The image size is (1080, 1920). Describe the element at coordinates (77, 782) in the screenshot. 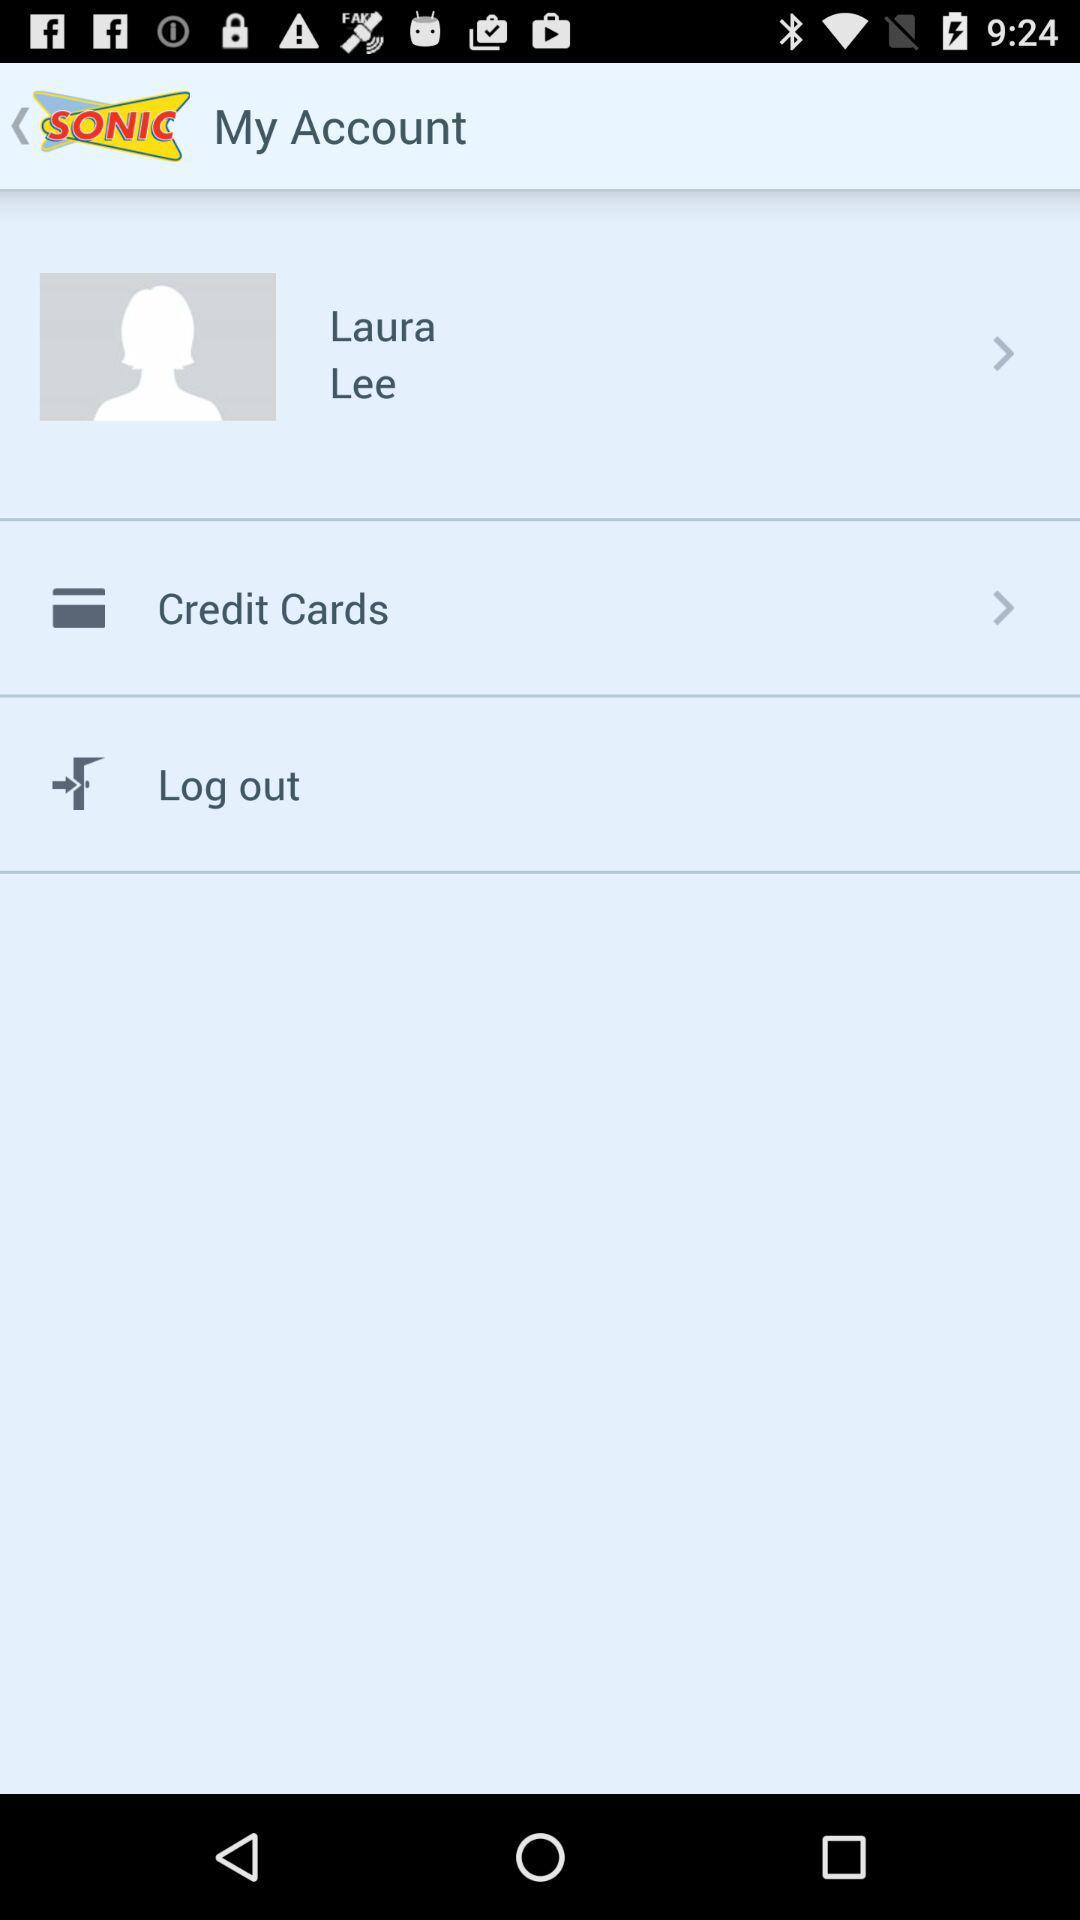

I see `the icon which is at the left of the text log out` at that location.